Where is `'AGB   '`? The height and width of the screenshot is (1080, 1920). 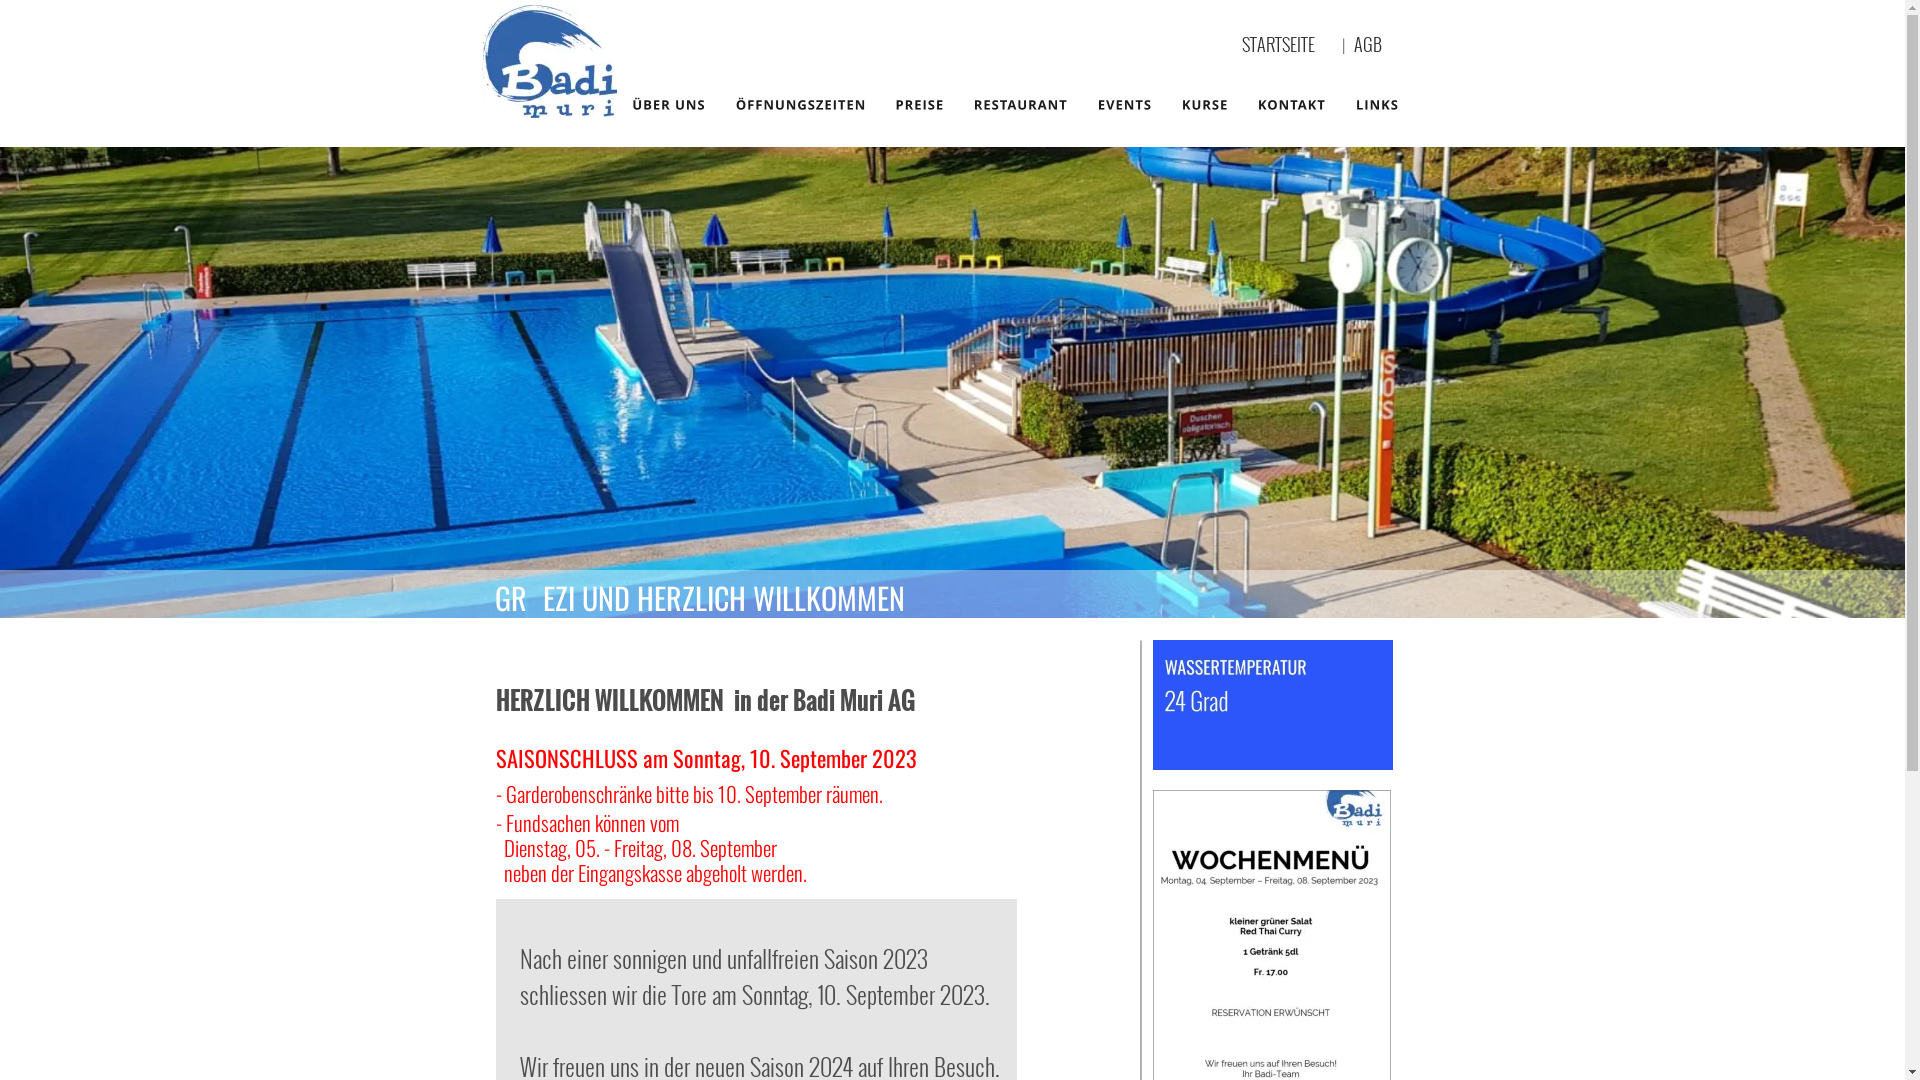
'AGB   ' is located at coordinates (1372, 43).